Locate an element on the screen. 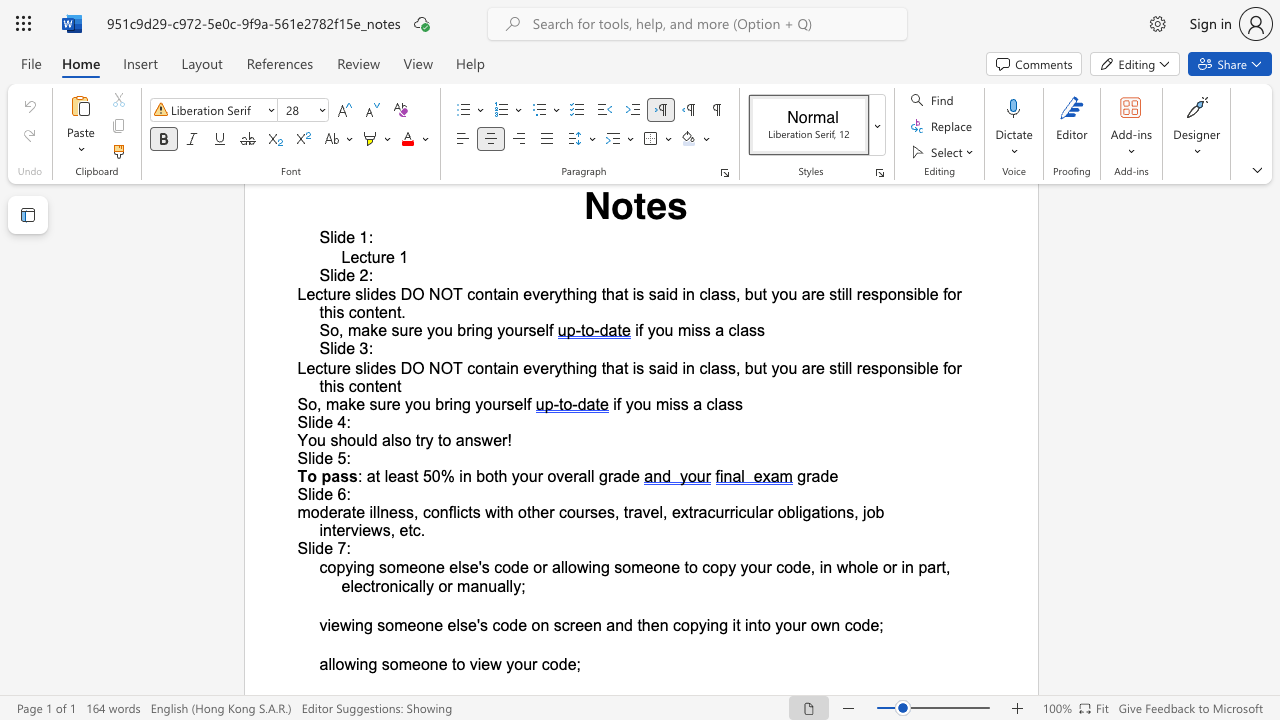 The image size is (1280, 720). the subset text "we" within the text "You should also try to answer!" is located at coordinates (481, 439).